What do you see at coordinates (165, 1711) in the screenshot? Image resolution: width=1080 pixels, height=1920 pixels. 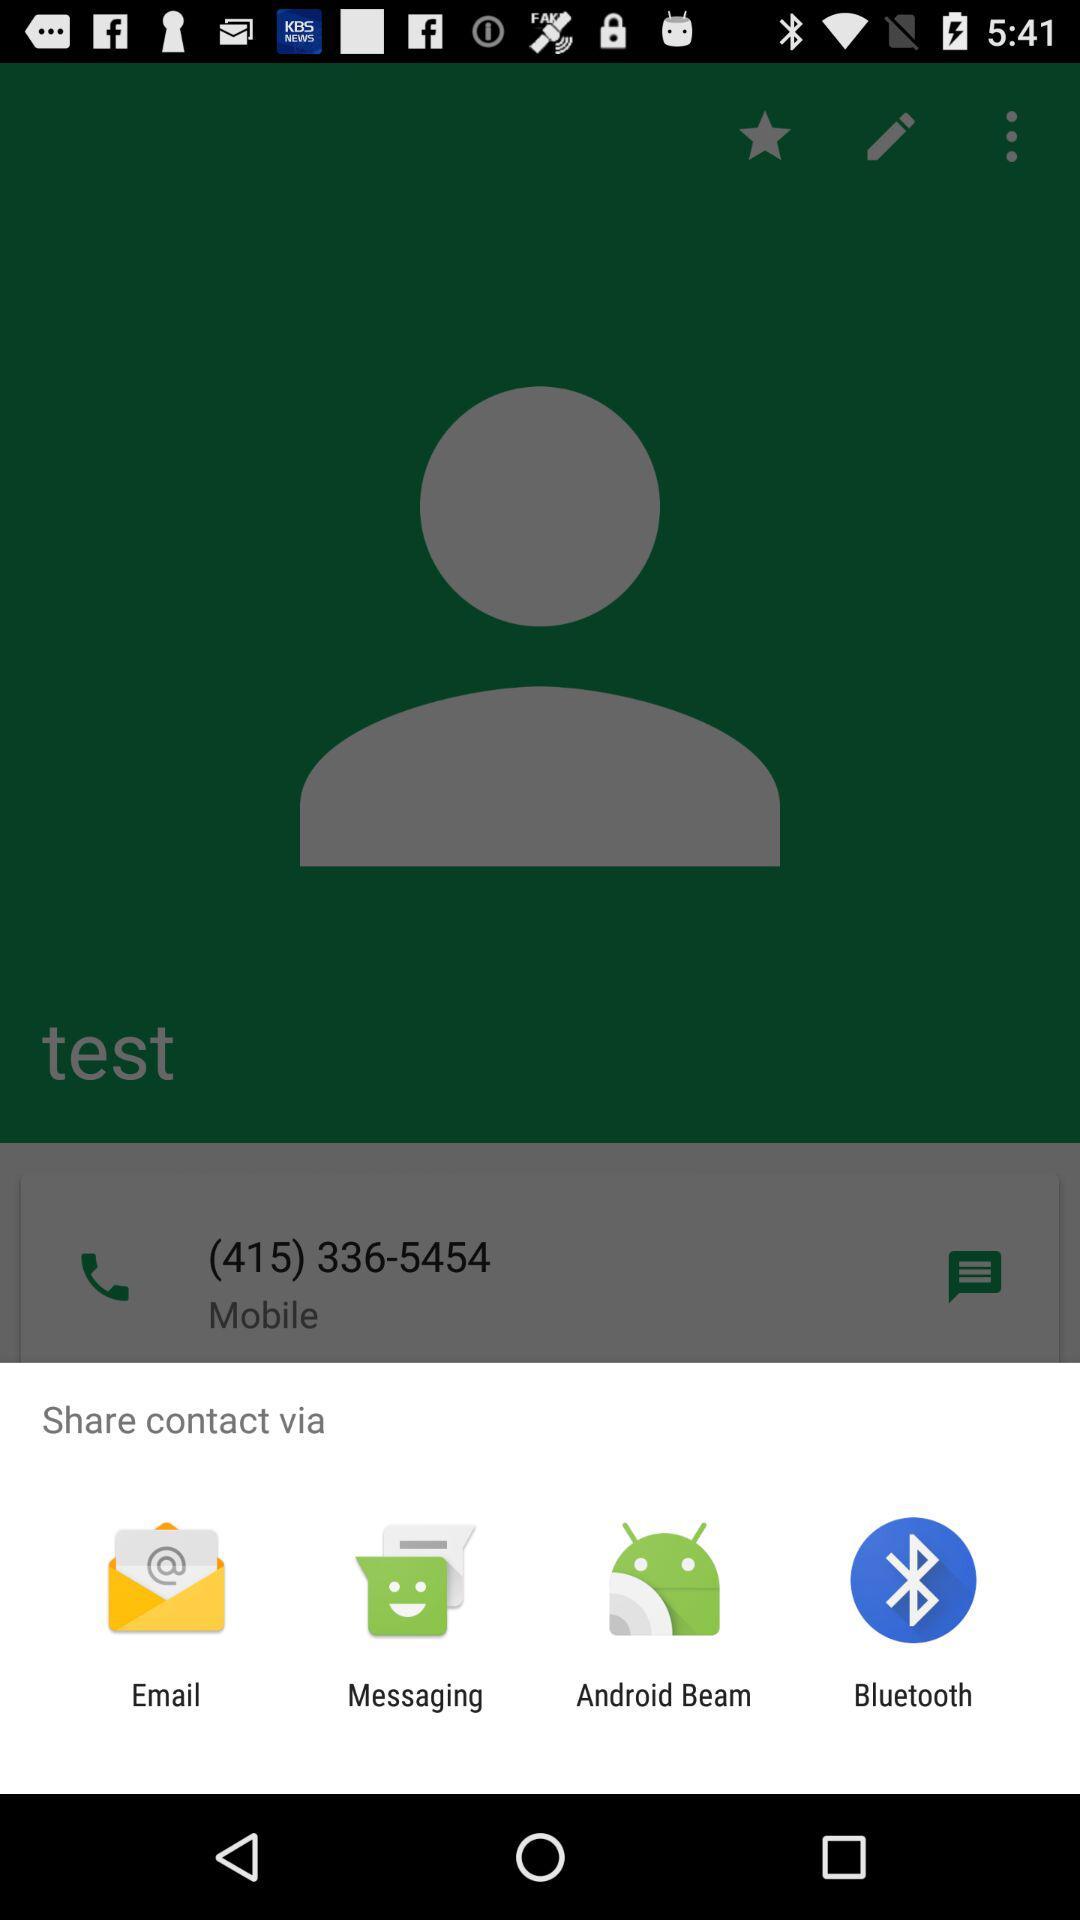 I see `app to the left of the messaging icon` at bounding box center [165, 1711].